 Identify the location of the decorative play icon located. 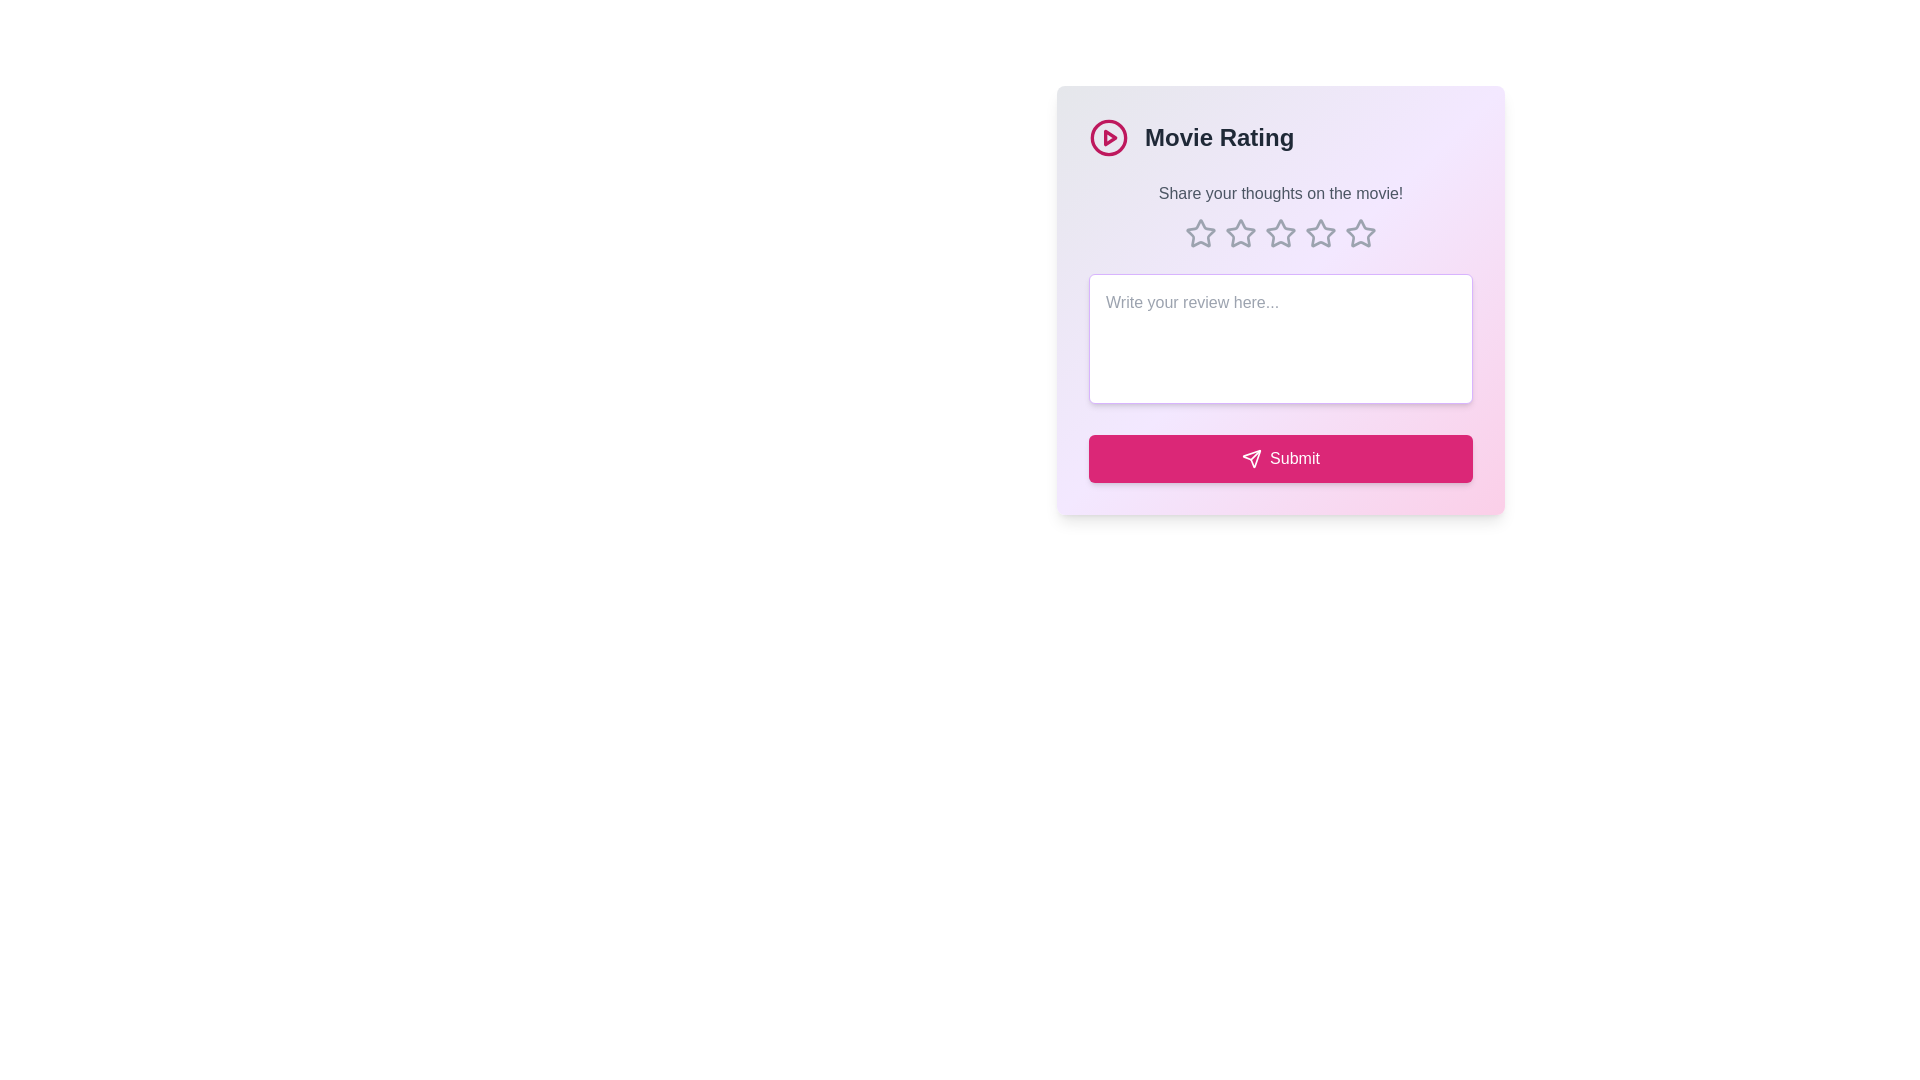
(1107, 137).